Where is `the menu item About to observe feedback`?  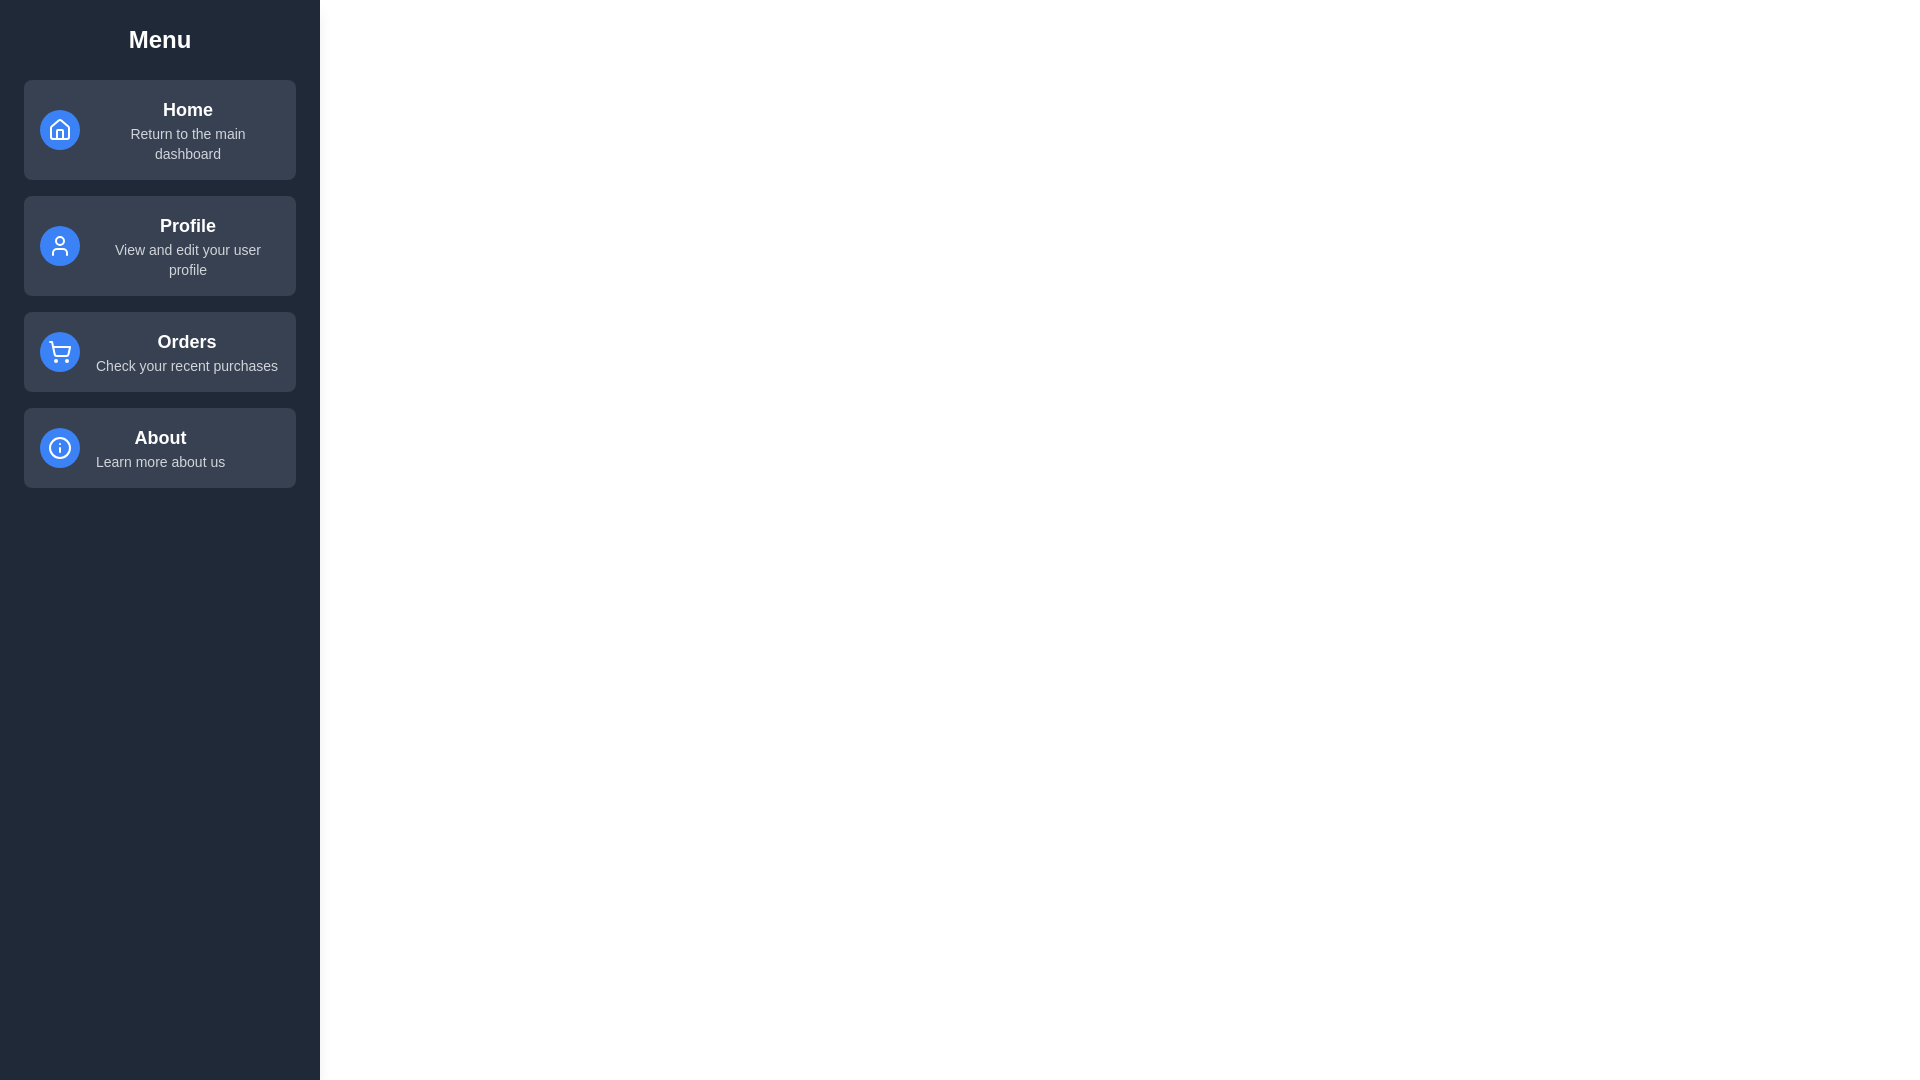 the menu item About to observe feedback is located at coordinates (158, 446).